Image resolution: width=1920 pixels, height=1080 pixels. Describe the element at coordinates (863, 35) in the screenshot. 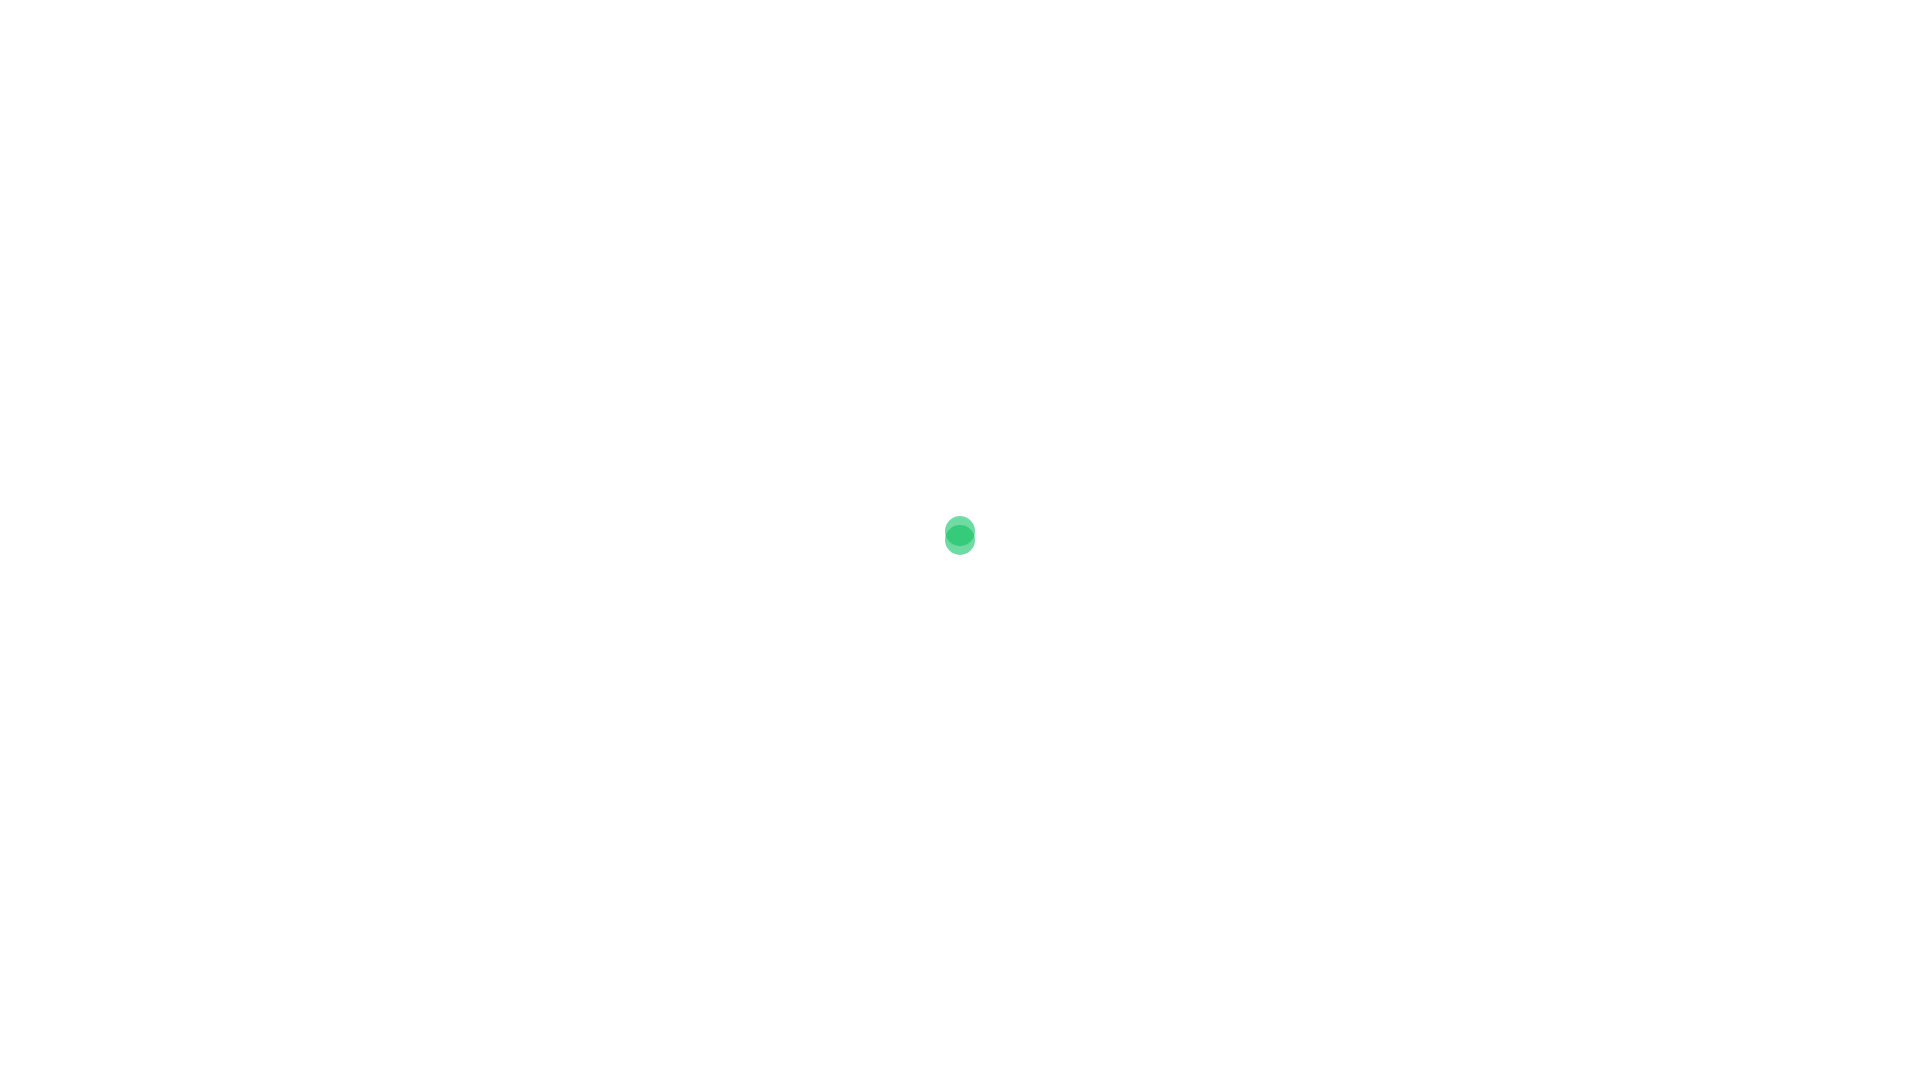

I see `'Over het project'` at that location.